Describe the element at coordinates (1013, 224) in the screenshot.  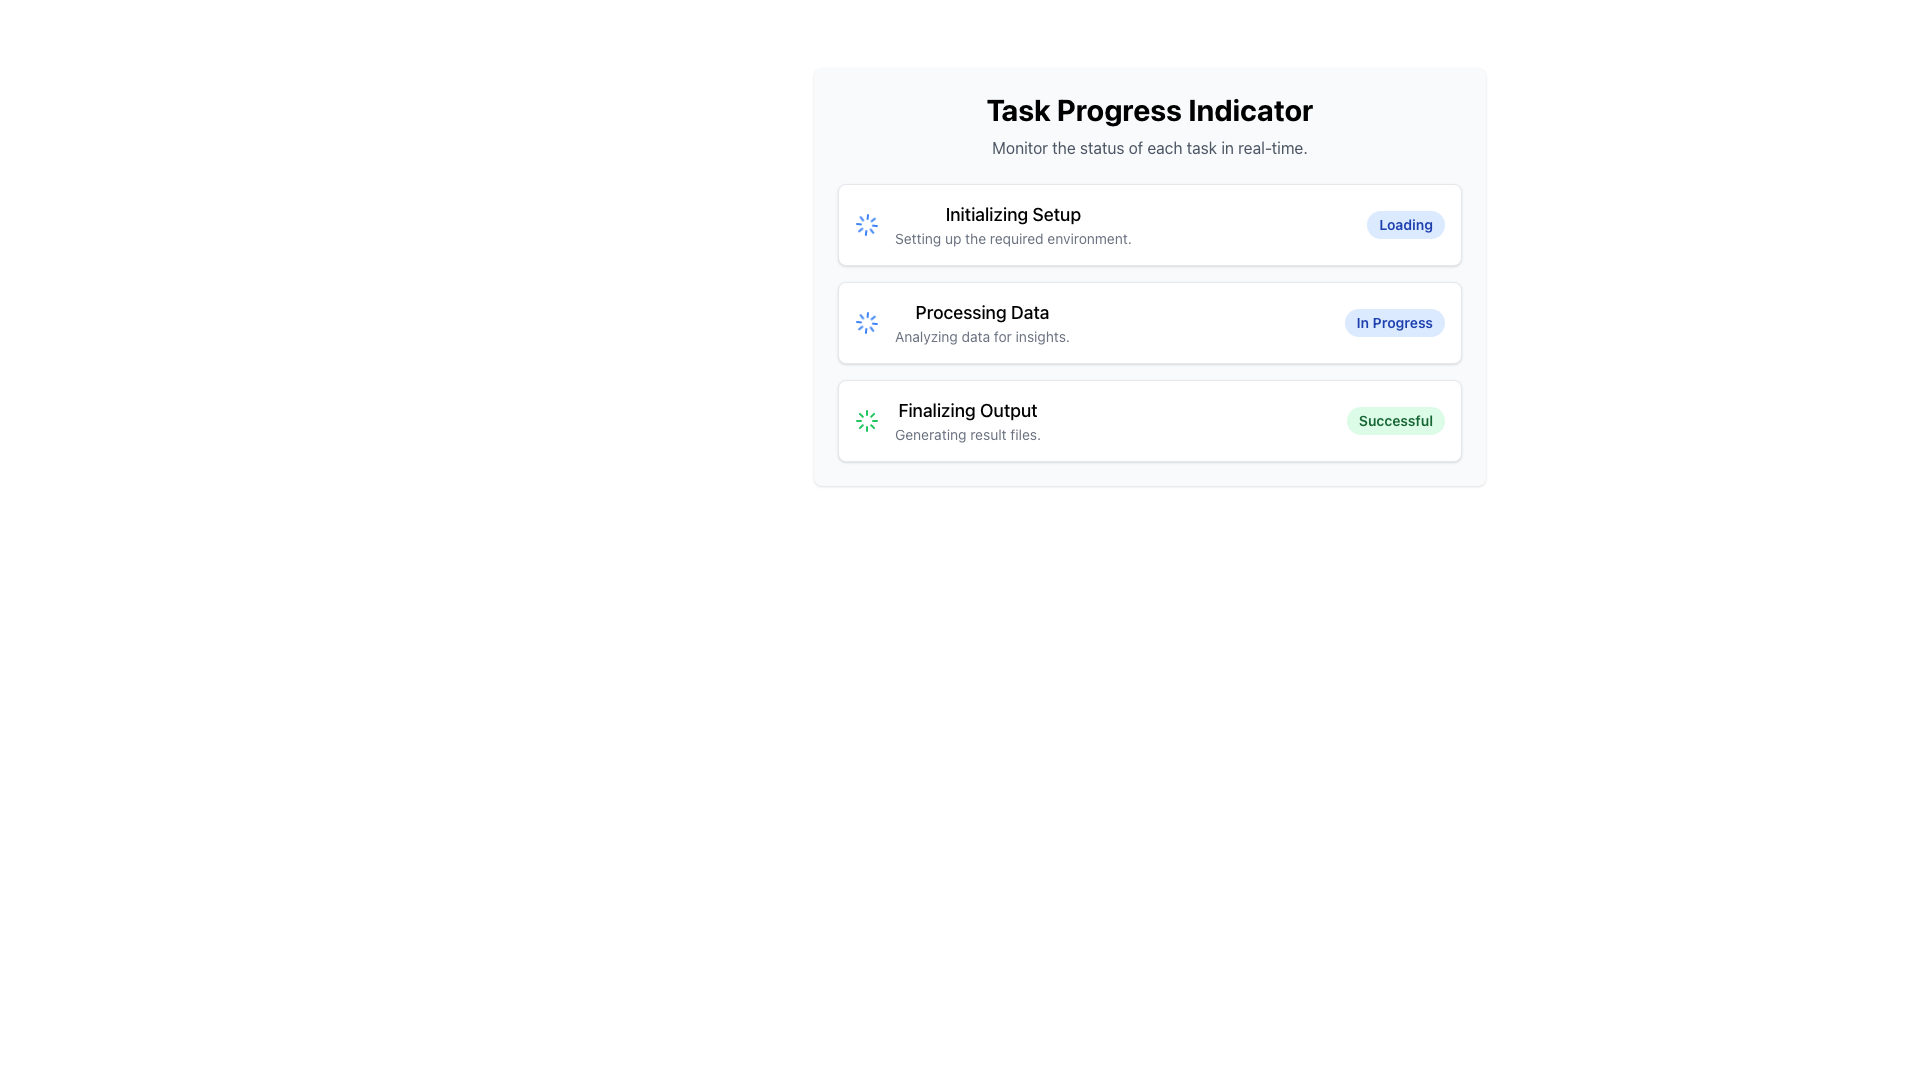
I see `textual content displayed in the title and description area of the progress tracker interface, located above the 'Loading' status label and to the right of the spinning loader icon` at that location.